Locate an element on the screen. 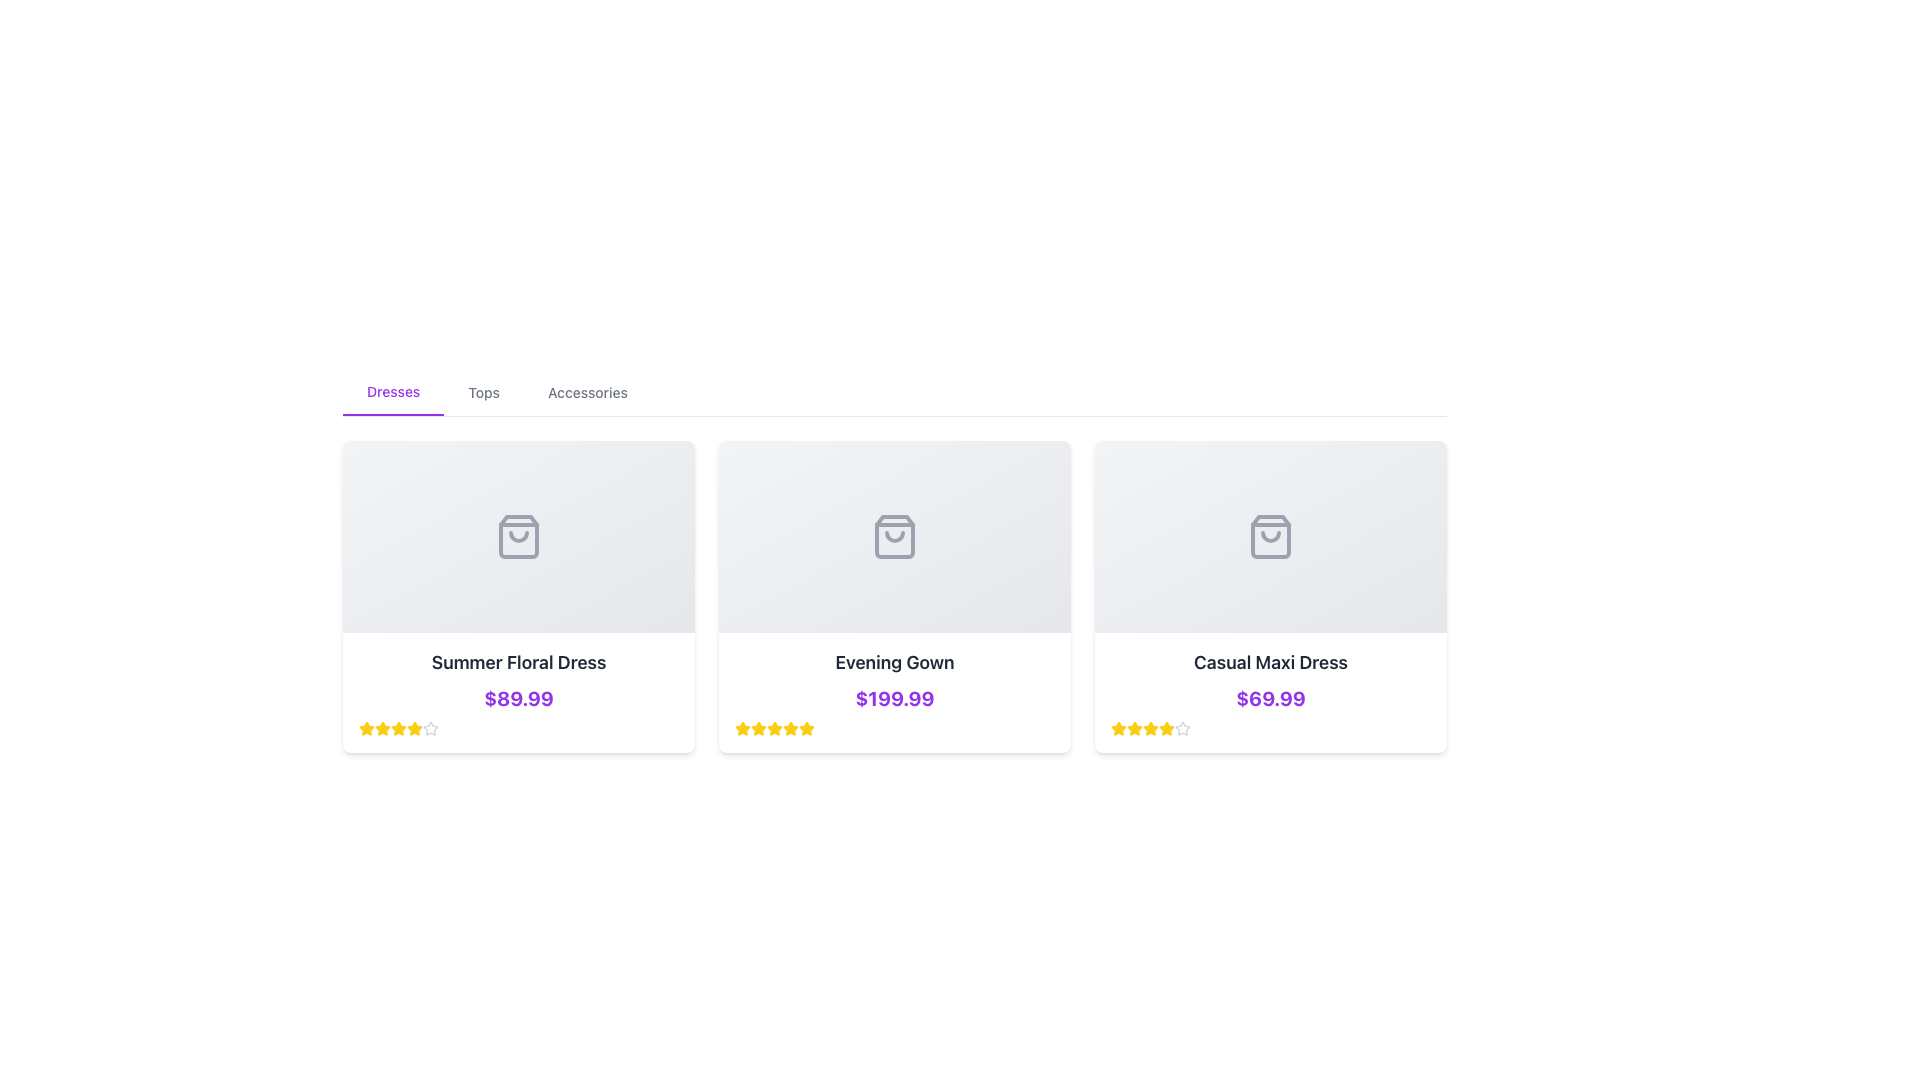 The width and height of the screenshot is (1920, 1080). the shopping bag icon located at the center top of the 'Summer Floral Dress' card, which has a light grey line-drawn style is located at coordinates (518, 535).